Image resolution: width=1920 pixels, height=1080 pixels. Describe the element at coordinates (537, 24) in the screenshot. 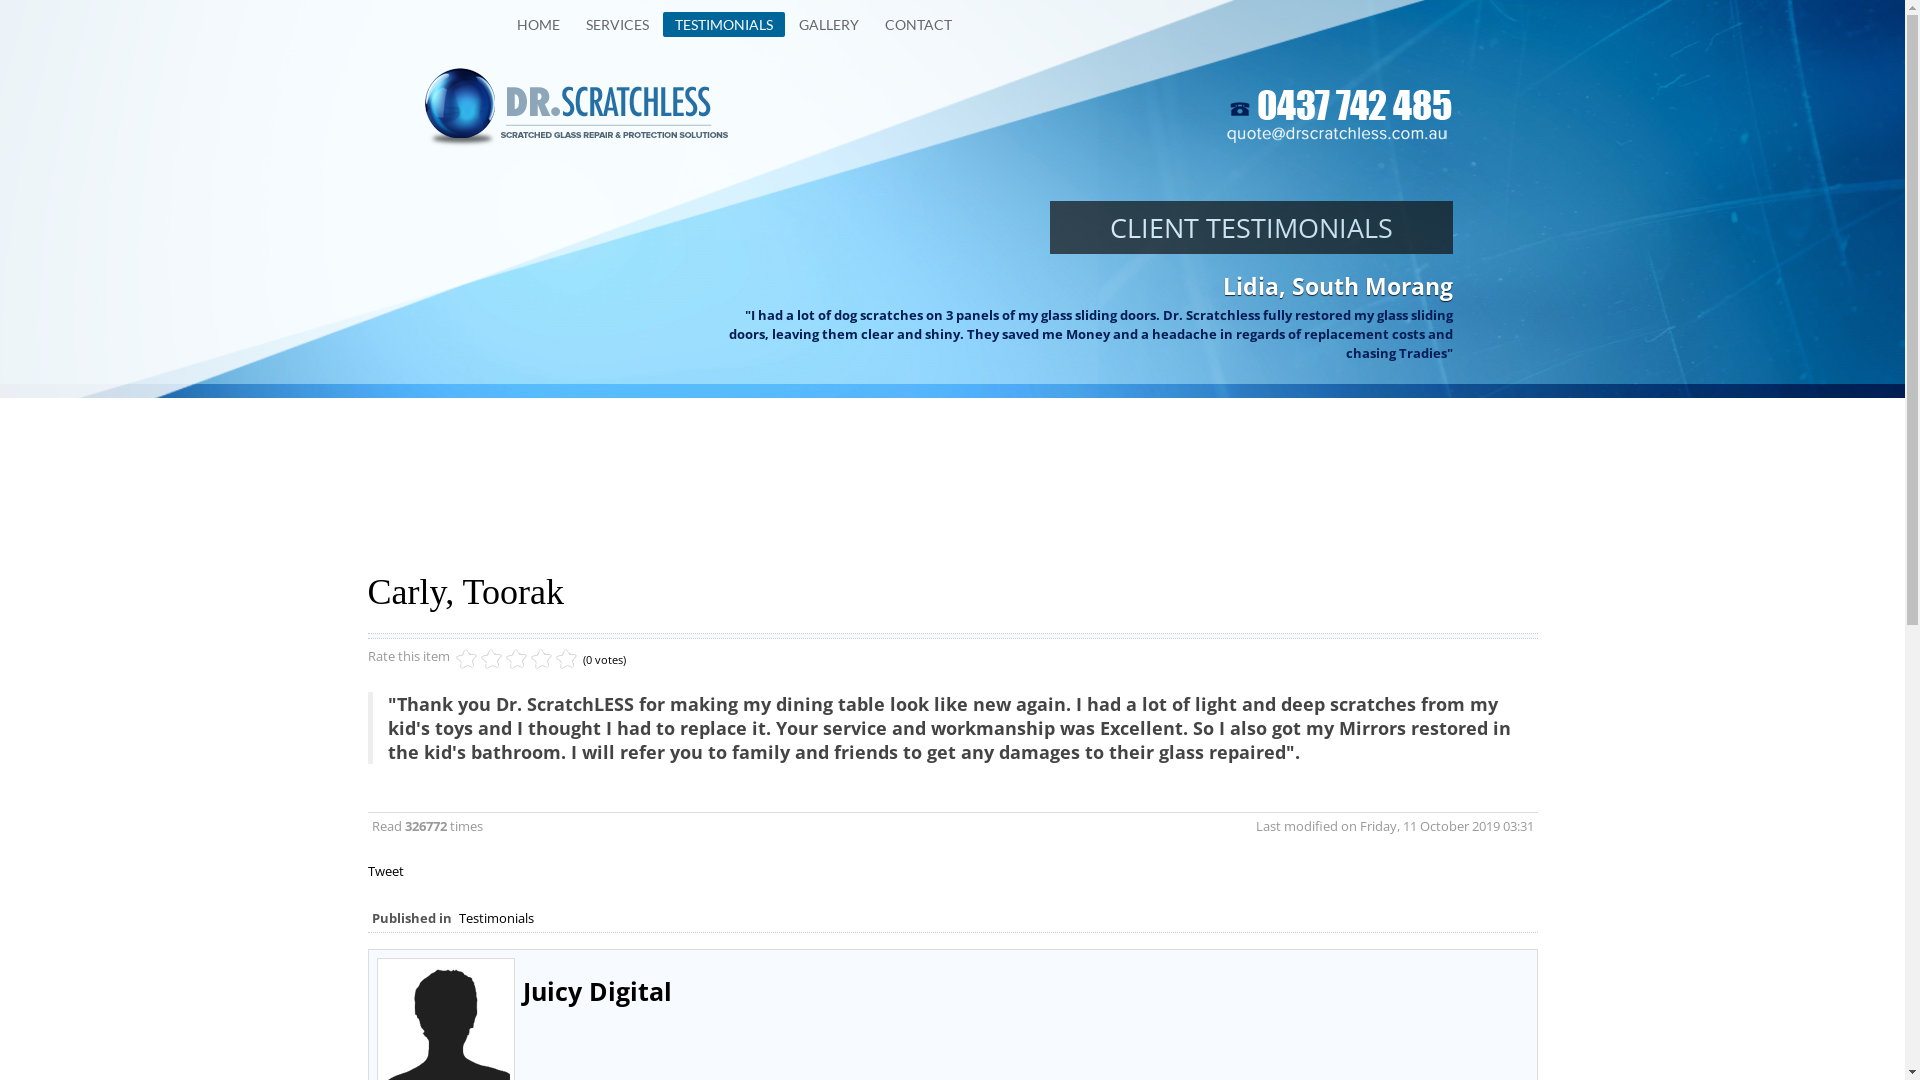

I see `'HOME'` at that location.